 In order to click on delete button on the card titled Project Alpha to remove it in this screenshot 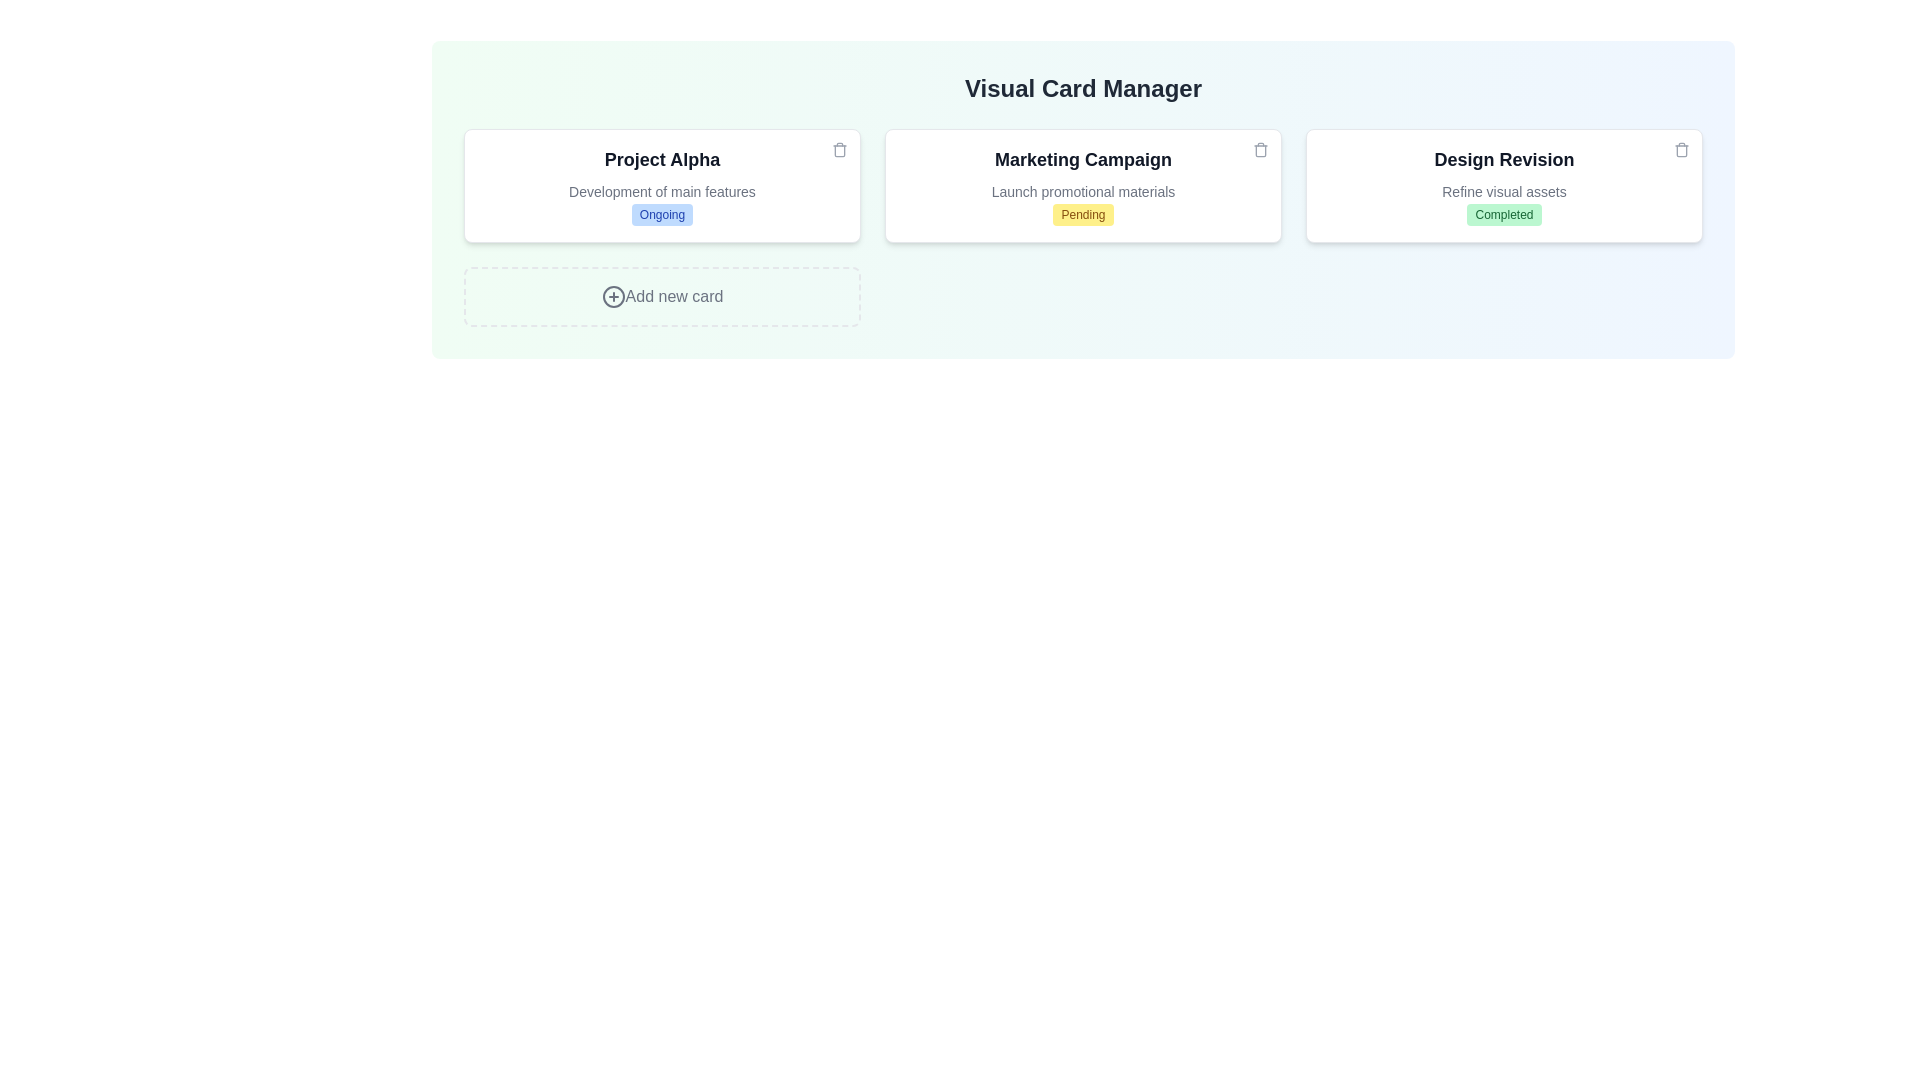, I will do `click(840, 149)`.